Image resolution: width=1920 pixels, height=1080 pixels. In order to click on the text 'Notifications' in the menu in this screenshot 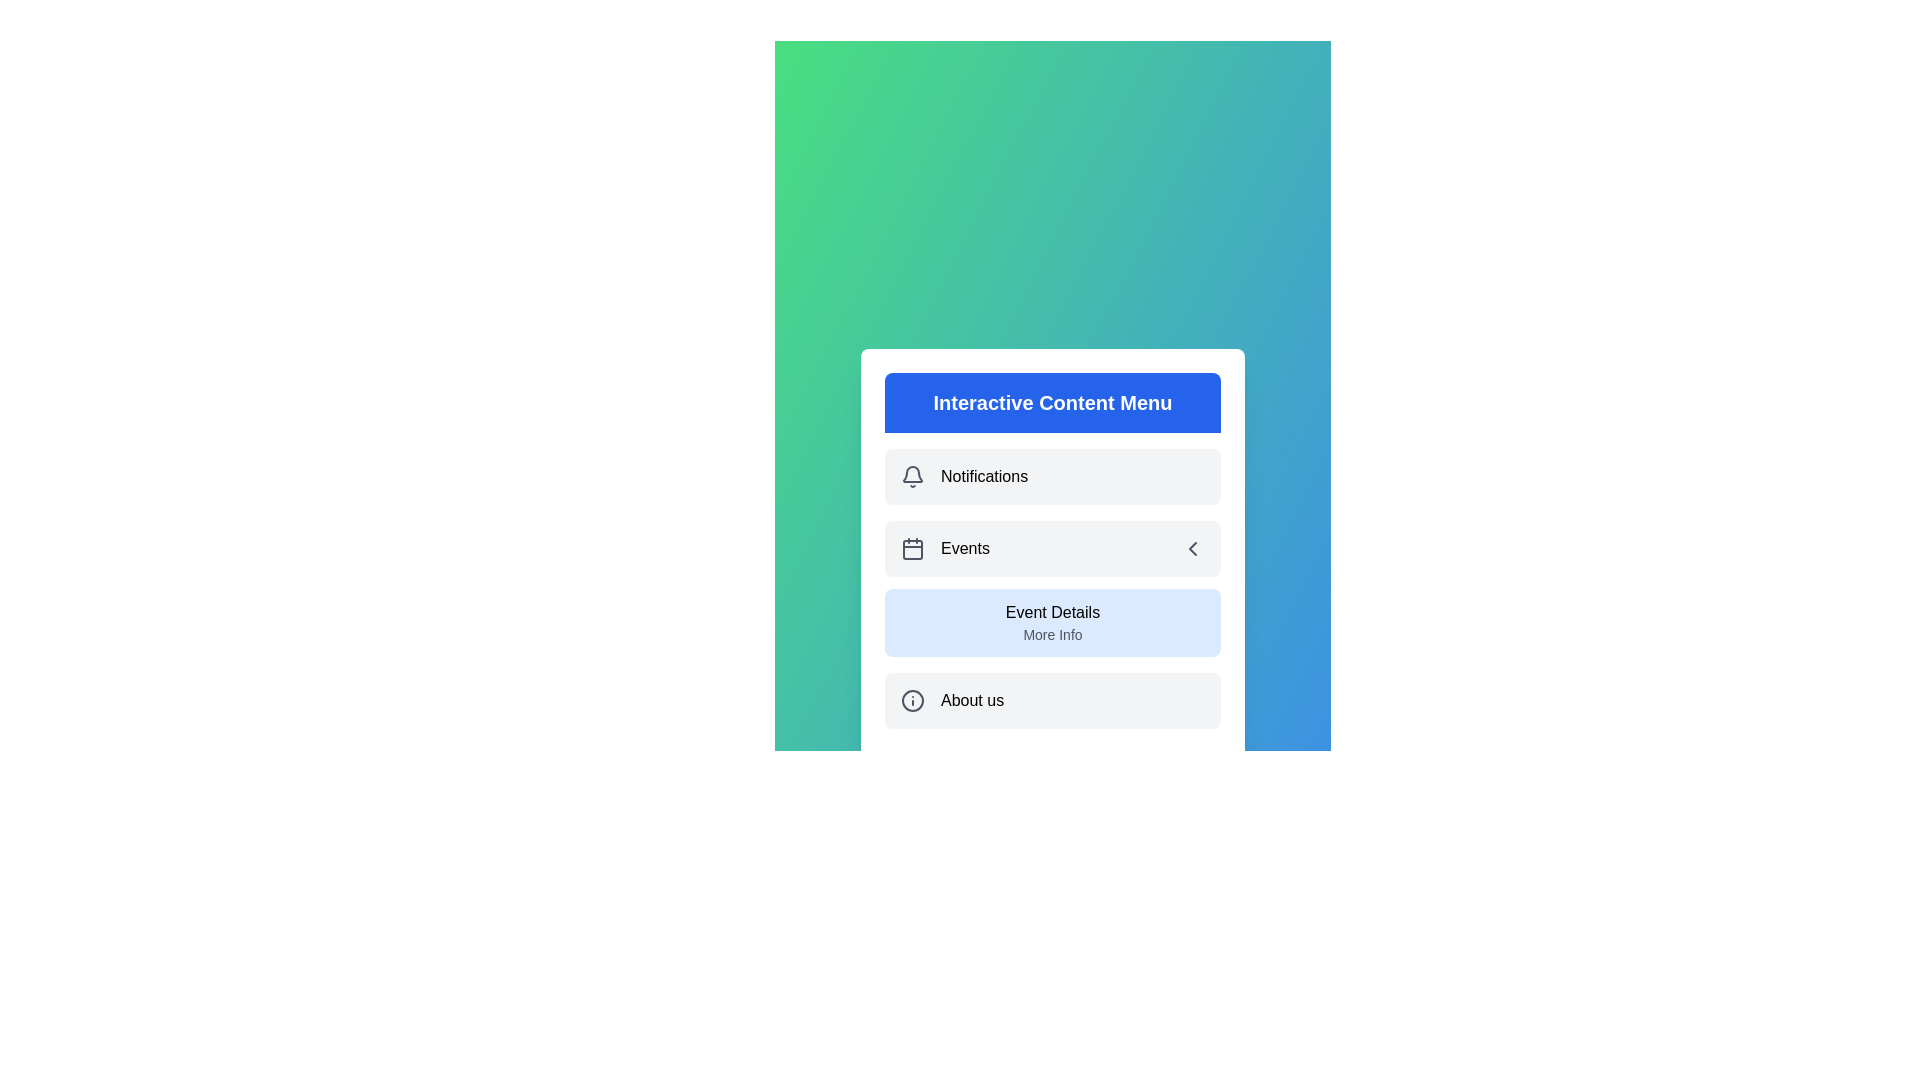, I will do `click(1051, 477)`.